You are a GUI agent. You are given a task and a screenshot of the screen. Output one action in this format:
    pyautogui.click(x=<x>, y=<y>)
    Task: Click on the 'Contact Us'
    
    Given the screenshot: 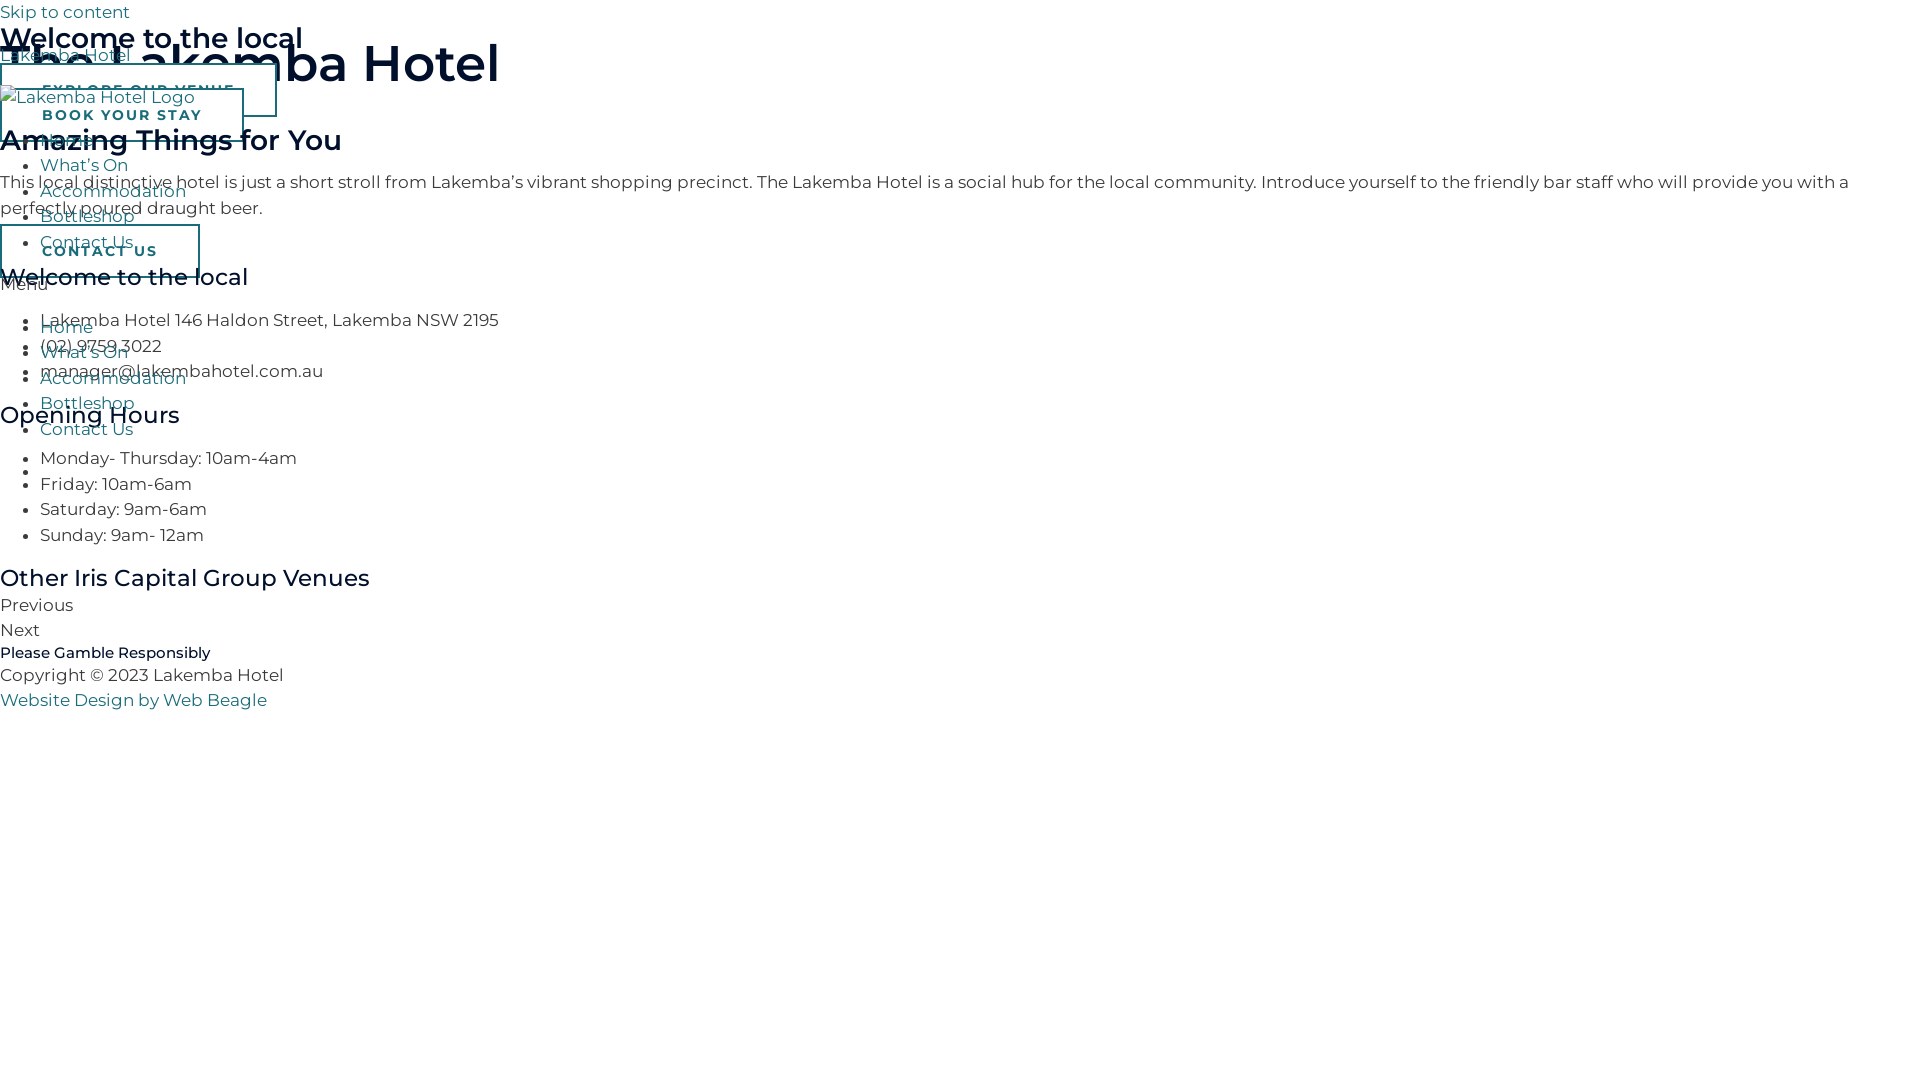 What is the action you would take?
    pyautogui.click(x=85, y=427)
    